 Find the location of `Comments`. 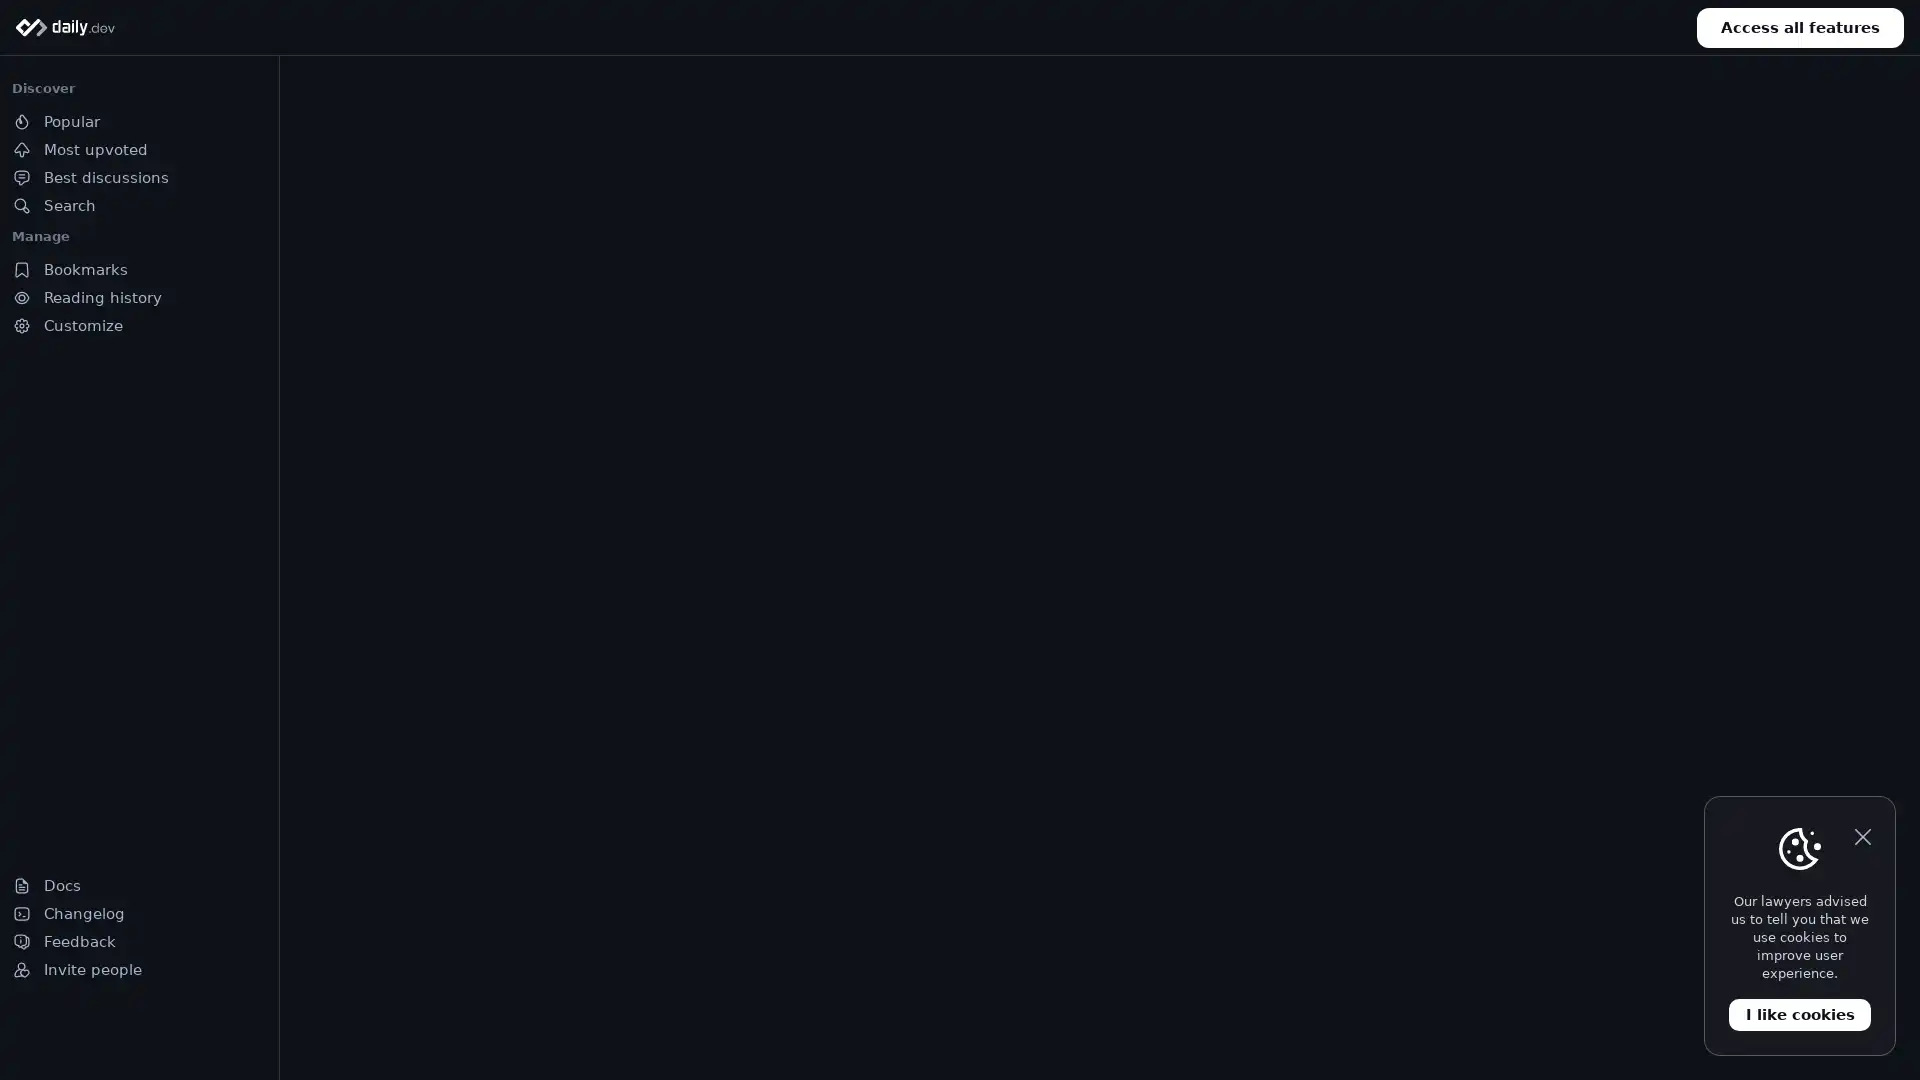

Comments is located at coordinates (570, 975).